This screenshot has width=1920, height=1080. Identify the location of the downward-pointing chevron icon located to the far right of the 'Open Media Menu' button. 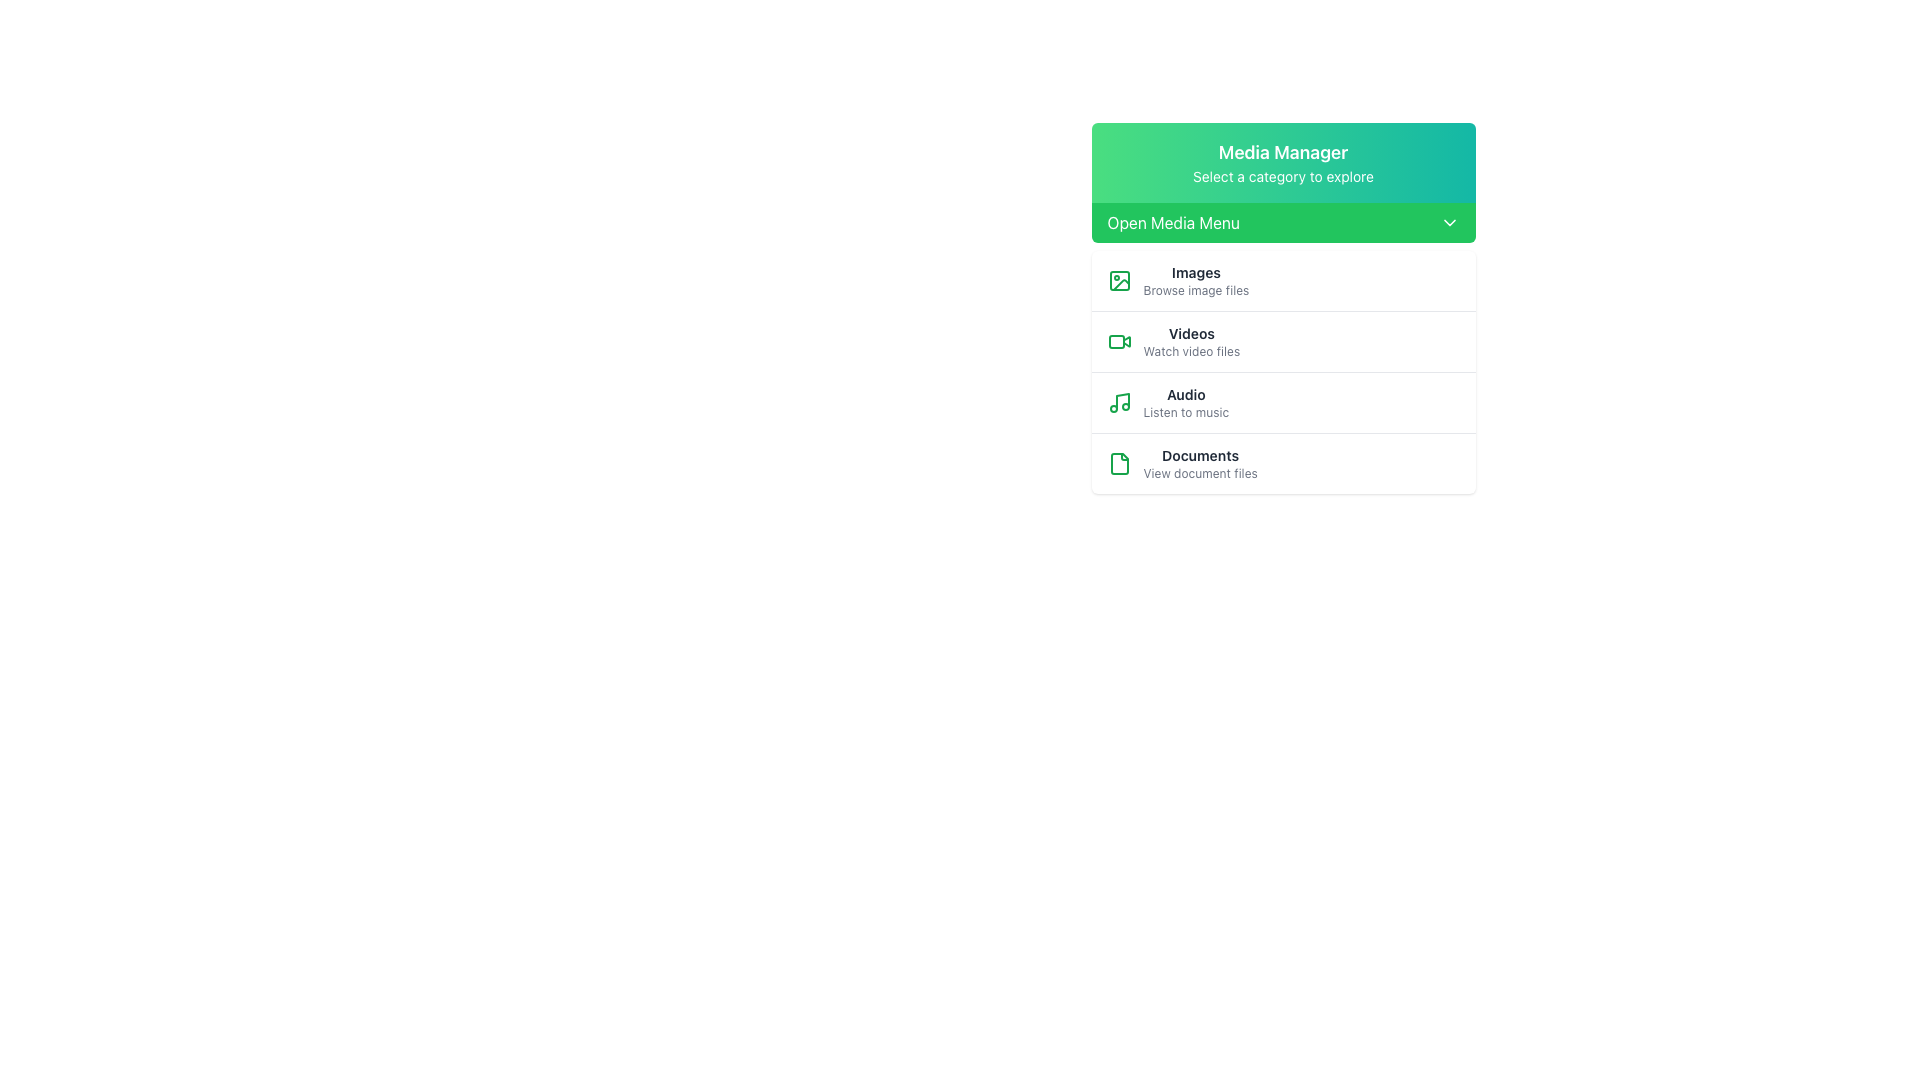
(1449, 223).